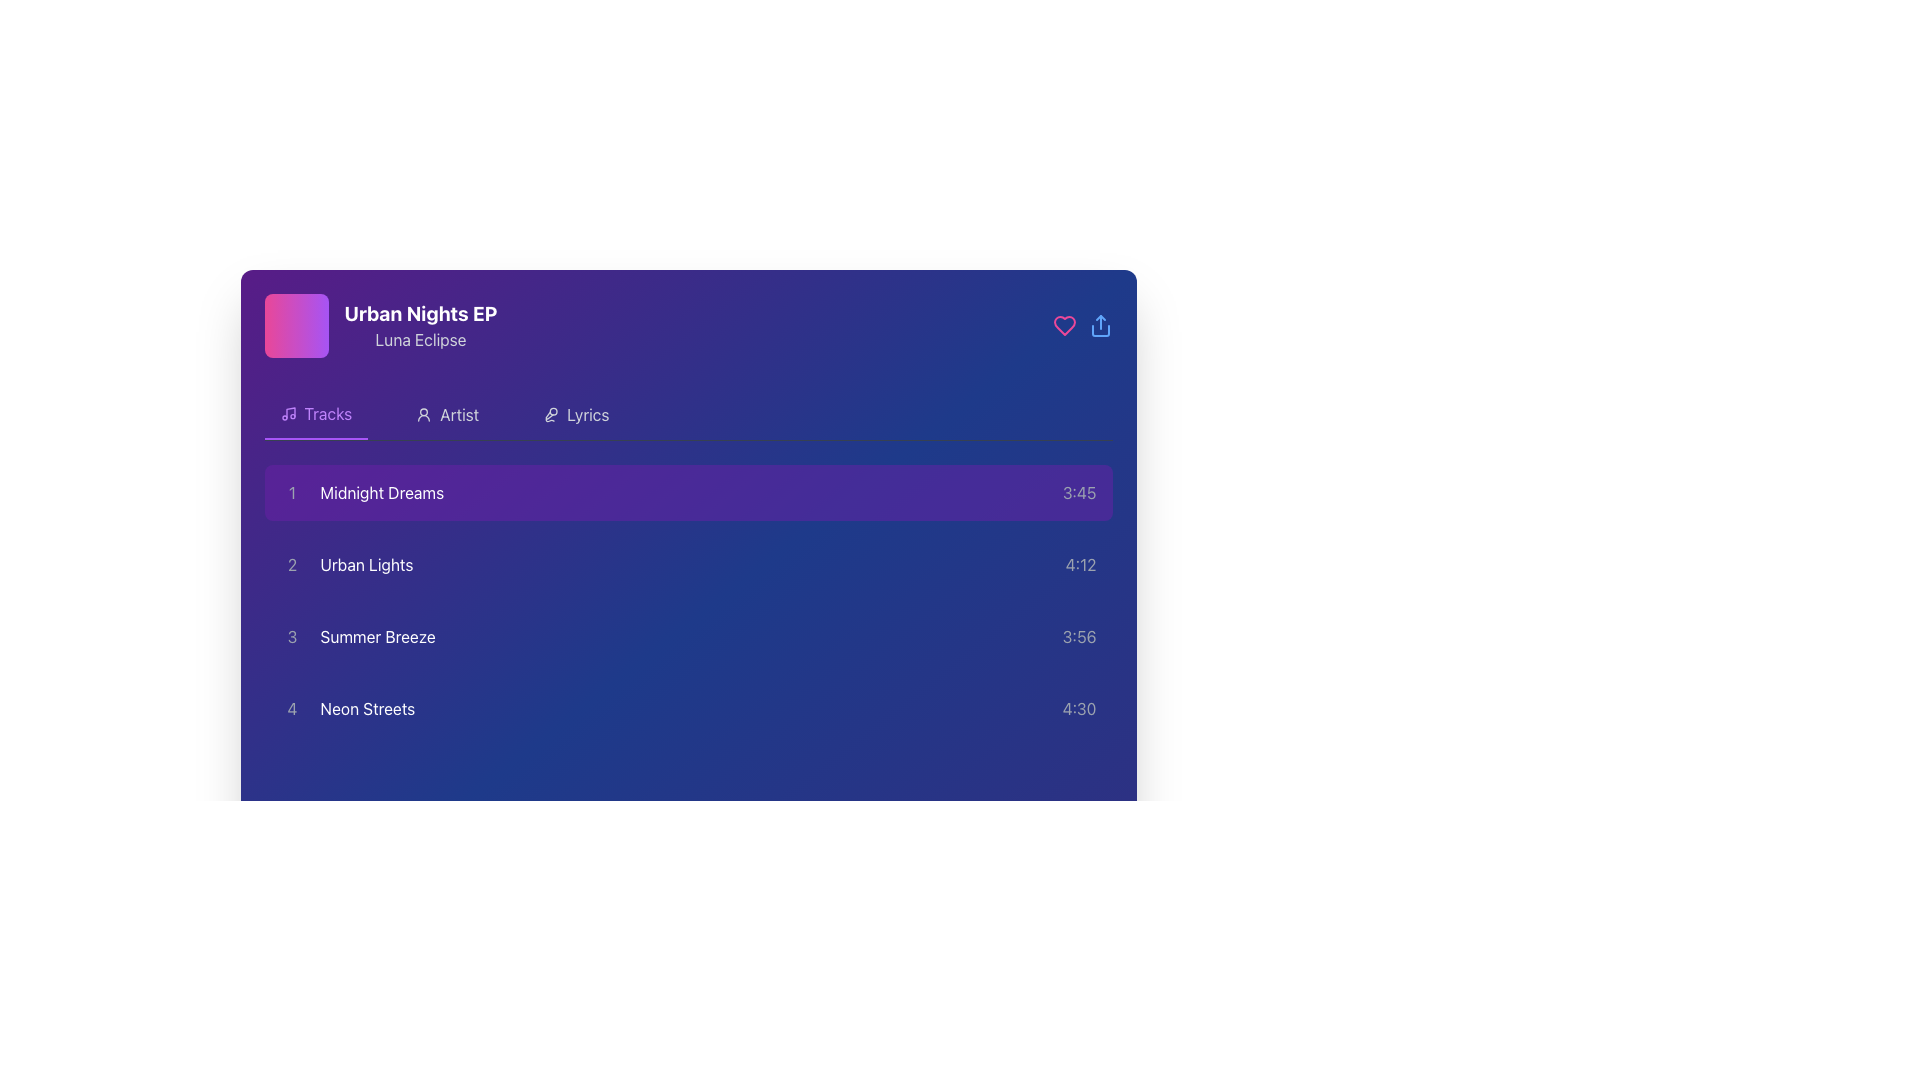  I want to click on the pink heart icon located in the top right corner of the card interface, so click(1063, 325).